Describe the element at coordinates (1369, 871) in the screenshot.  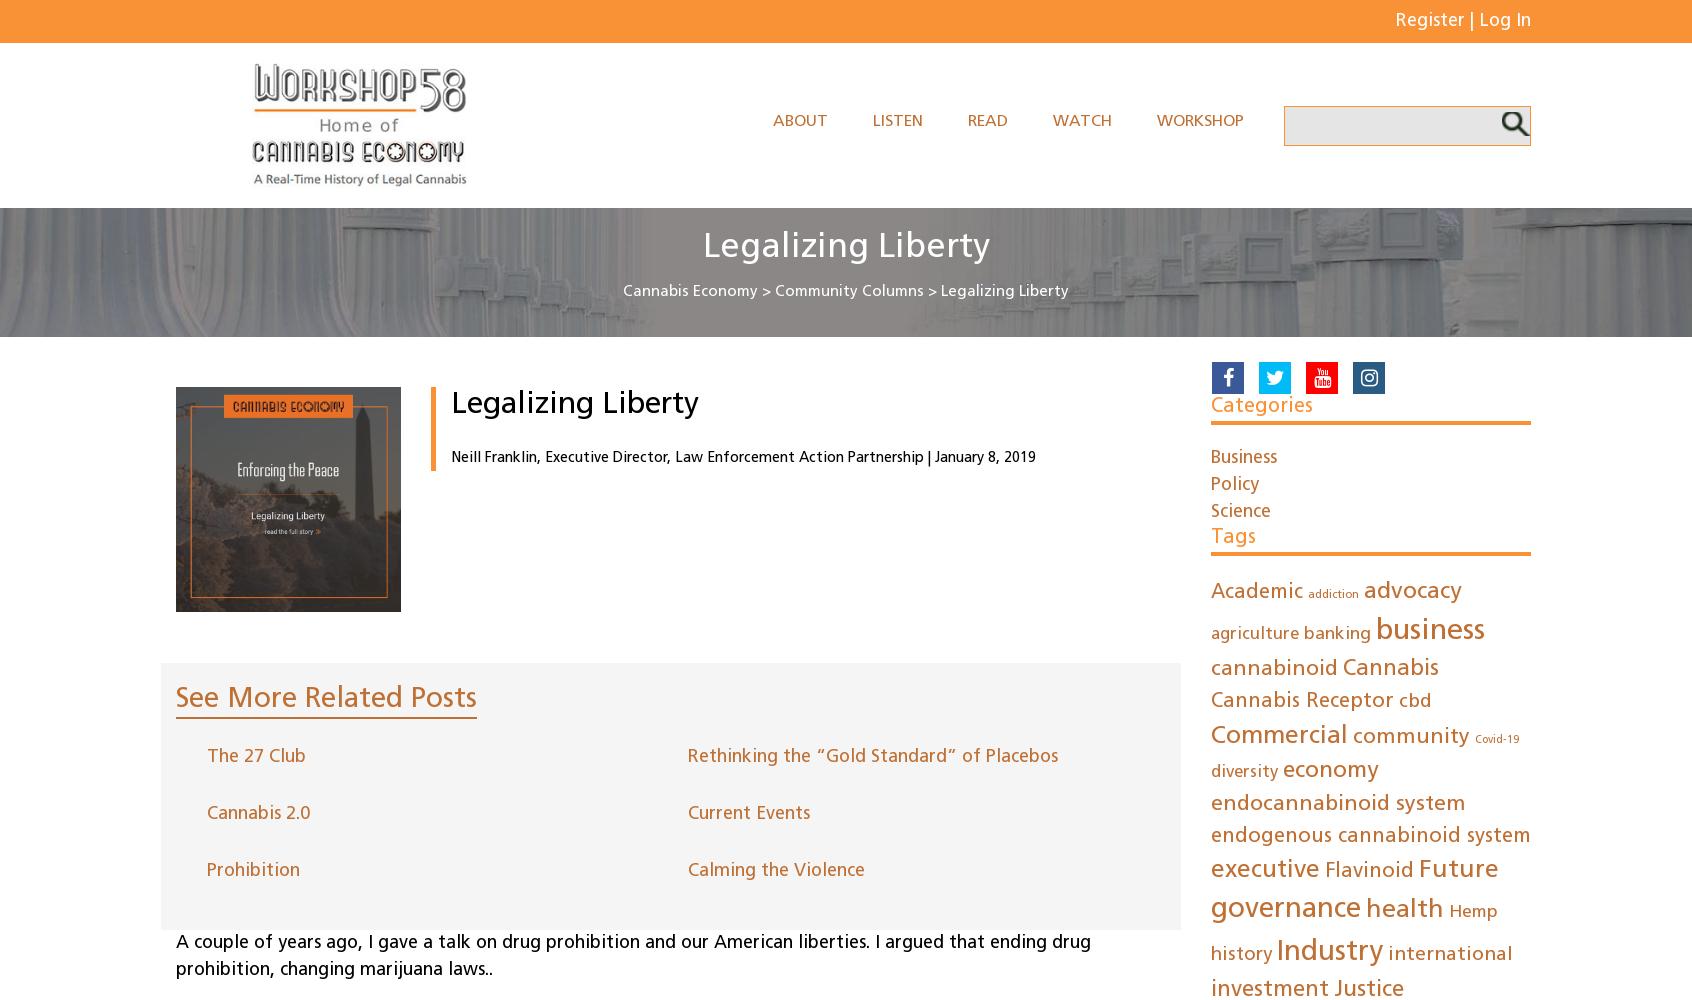
I see `'Flavinoid'` at that location.